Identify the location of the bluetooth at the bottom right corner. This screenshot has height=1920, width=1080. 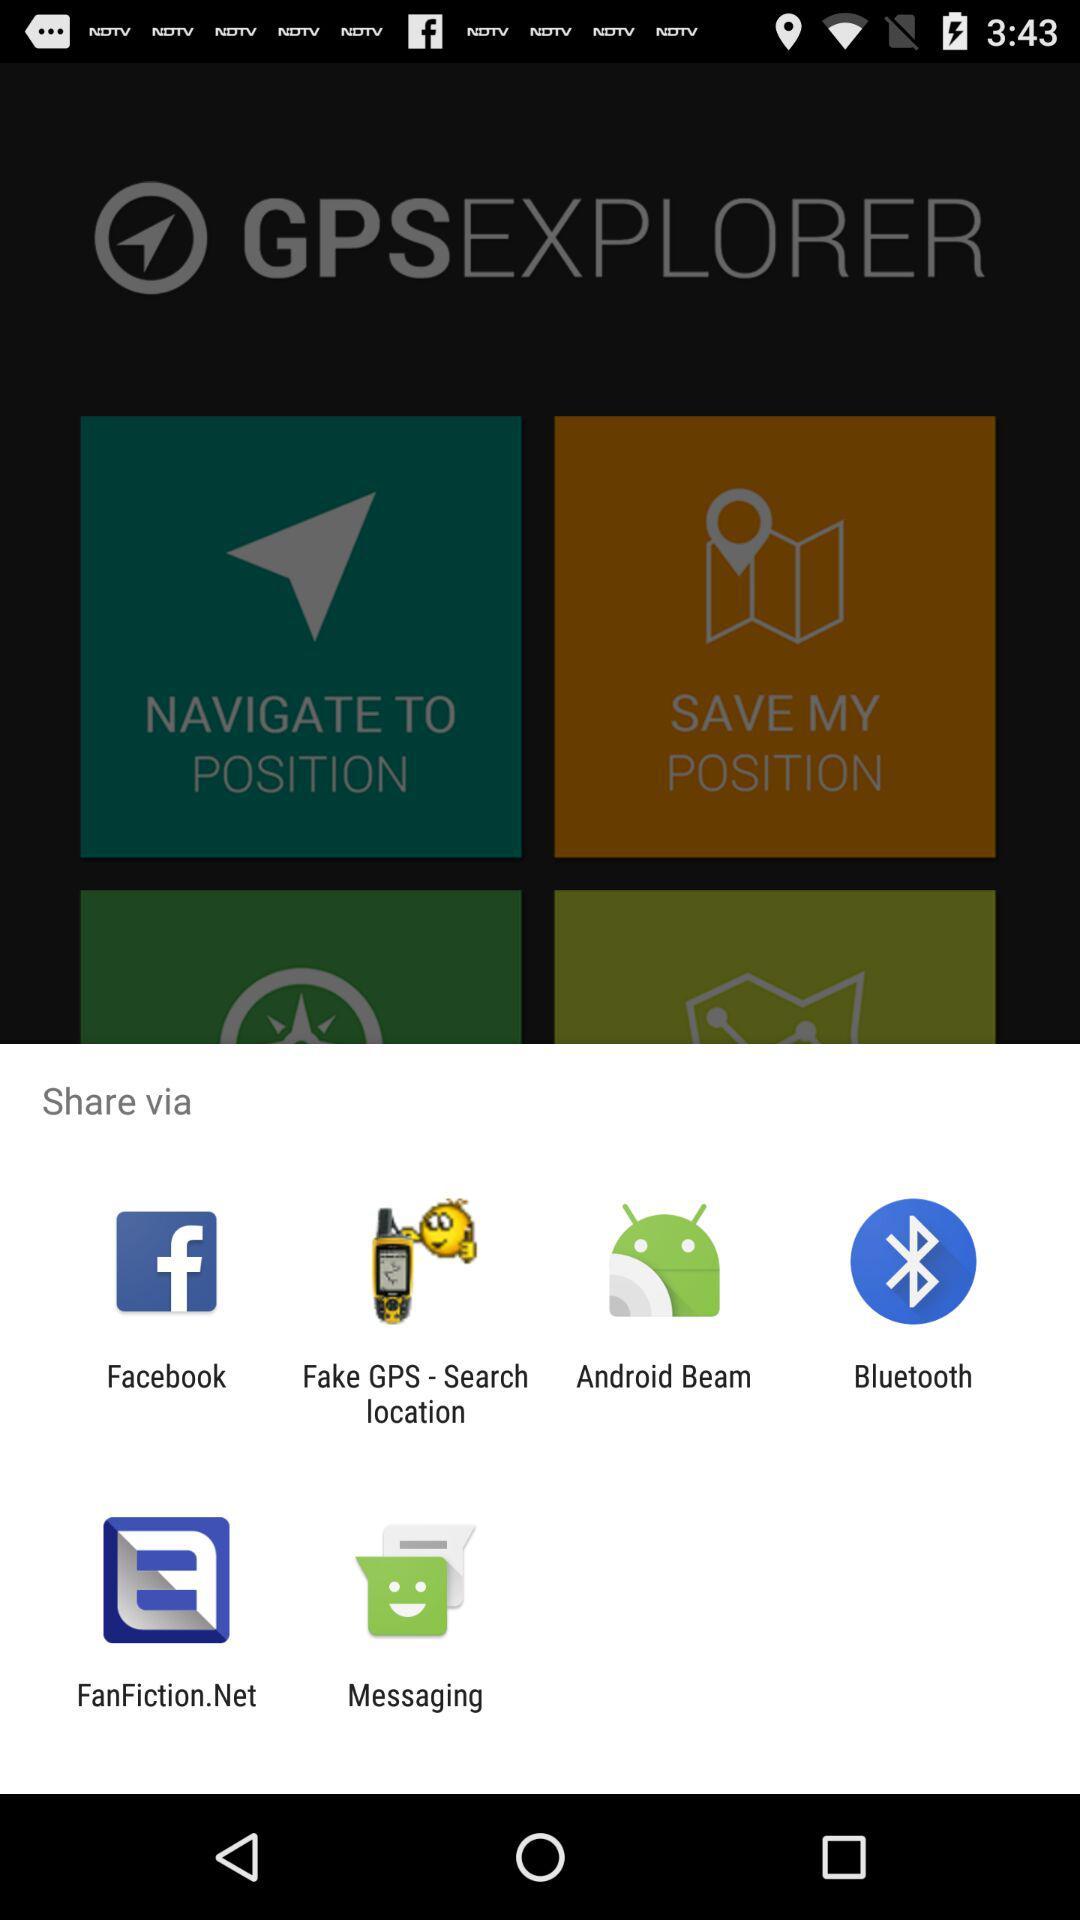
(913, 1392).